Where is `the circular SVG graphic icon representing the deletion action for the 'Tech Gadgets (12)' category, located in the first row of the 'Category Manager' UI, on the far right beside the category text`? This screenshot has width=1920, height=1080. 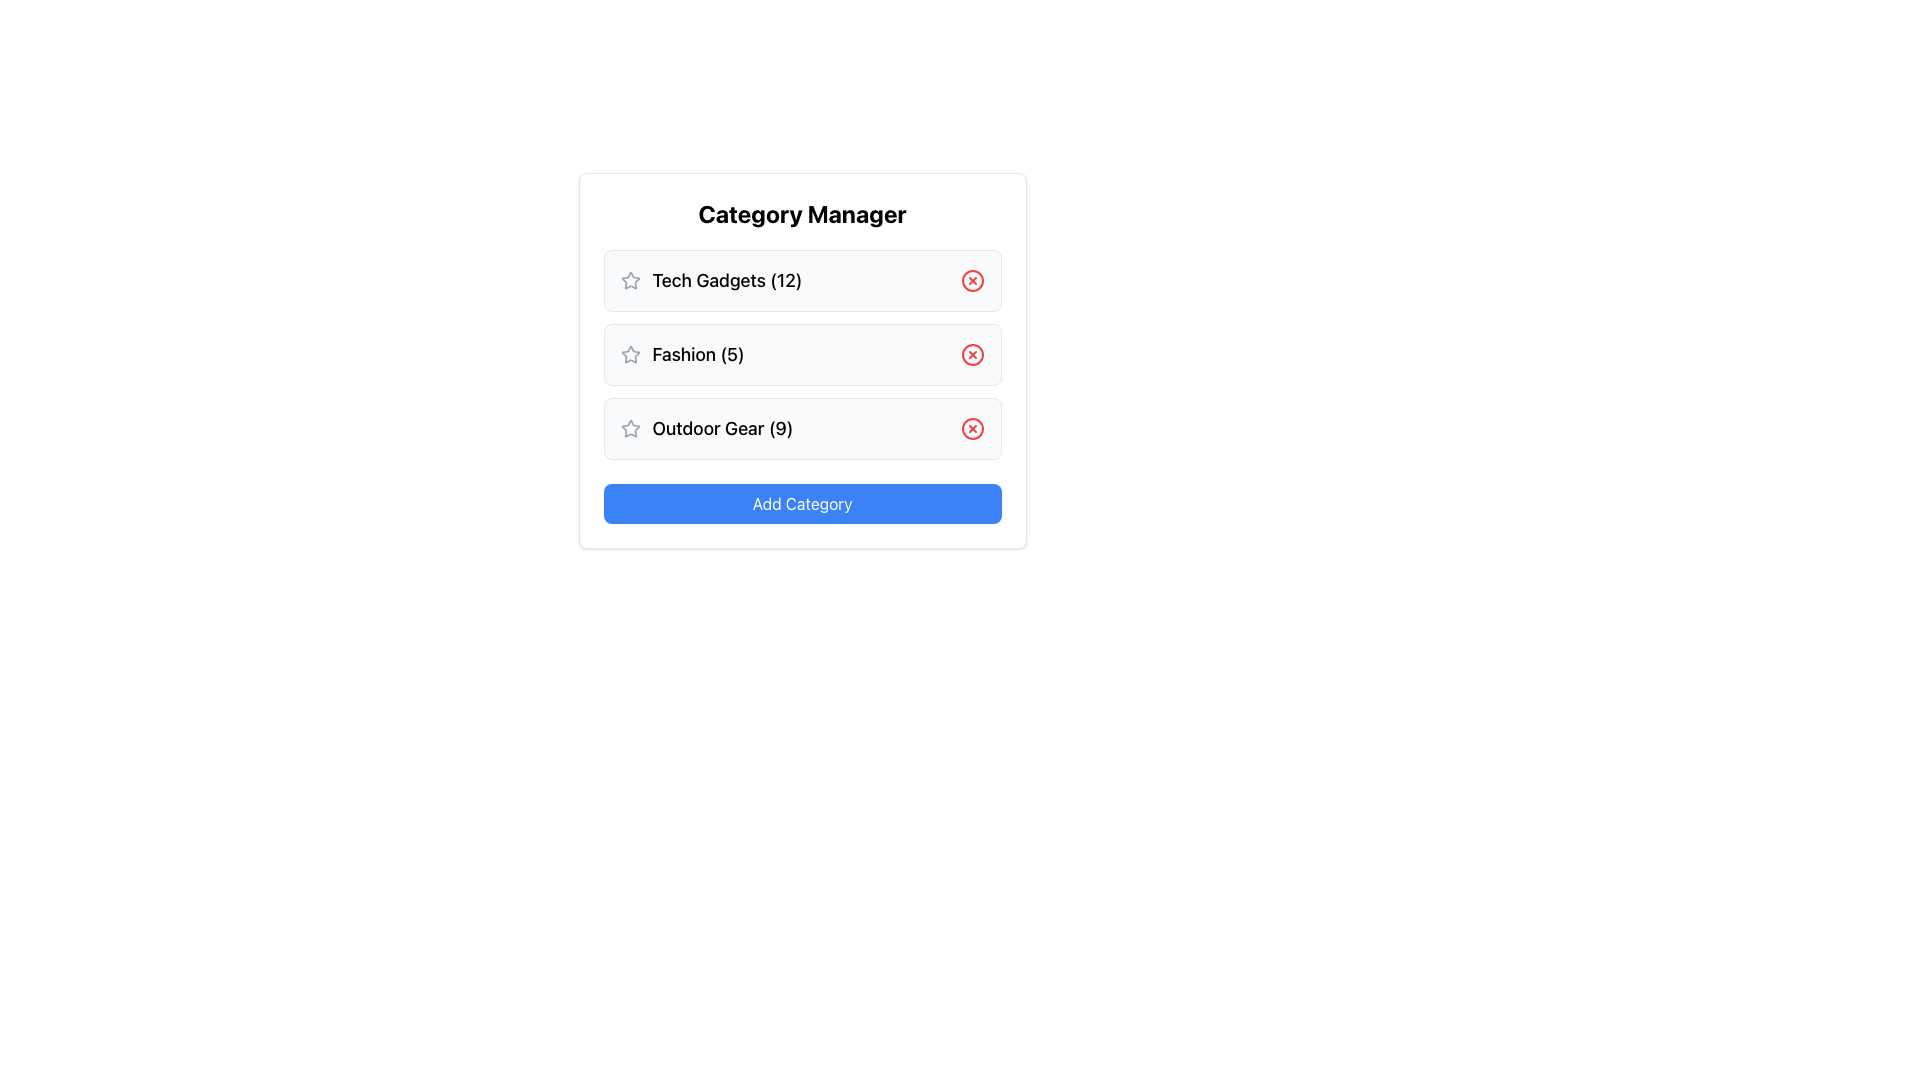
the circular SVG graphic icon representing the deletion action for the 'Tech Gadgets (12)' category, located in the first row of the 'Category Manager' UI, on the far right beside the category text is located at coordinates (972, 281).